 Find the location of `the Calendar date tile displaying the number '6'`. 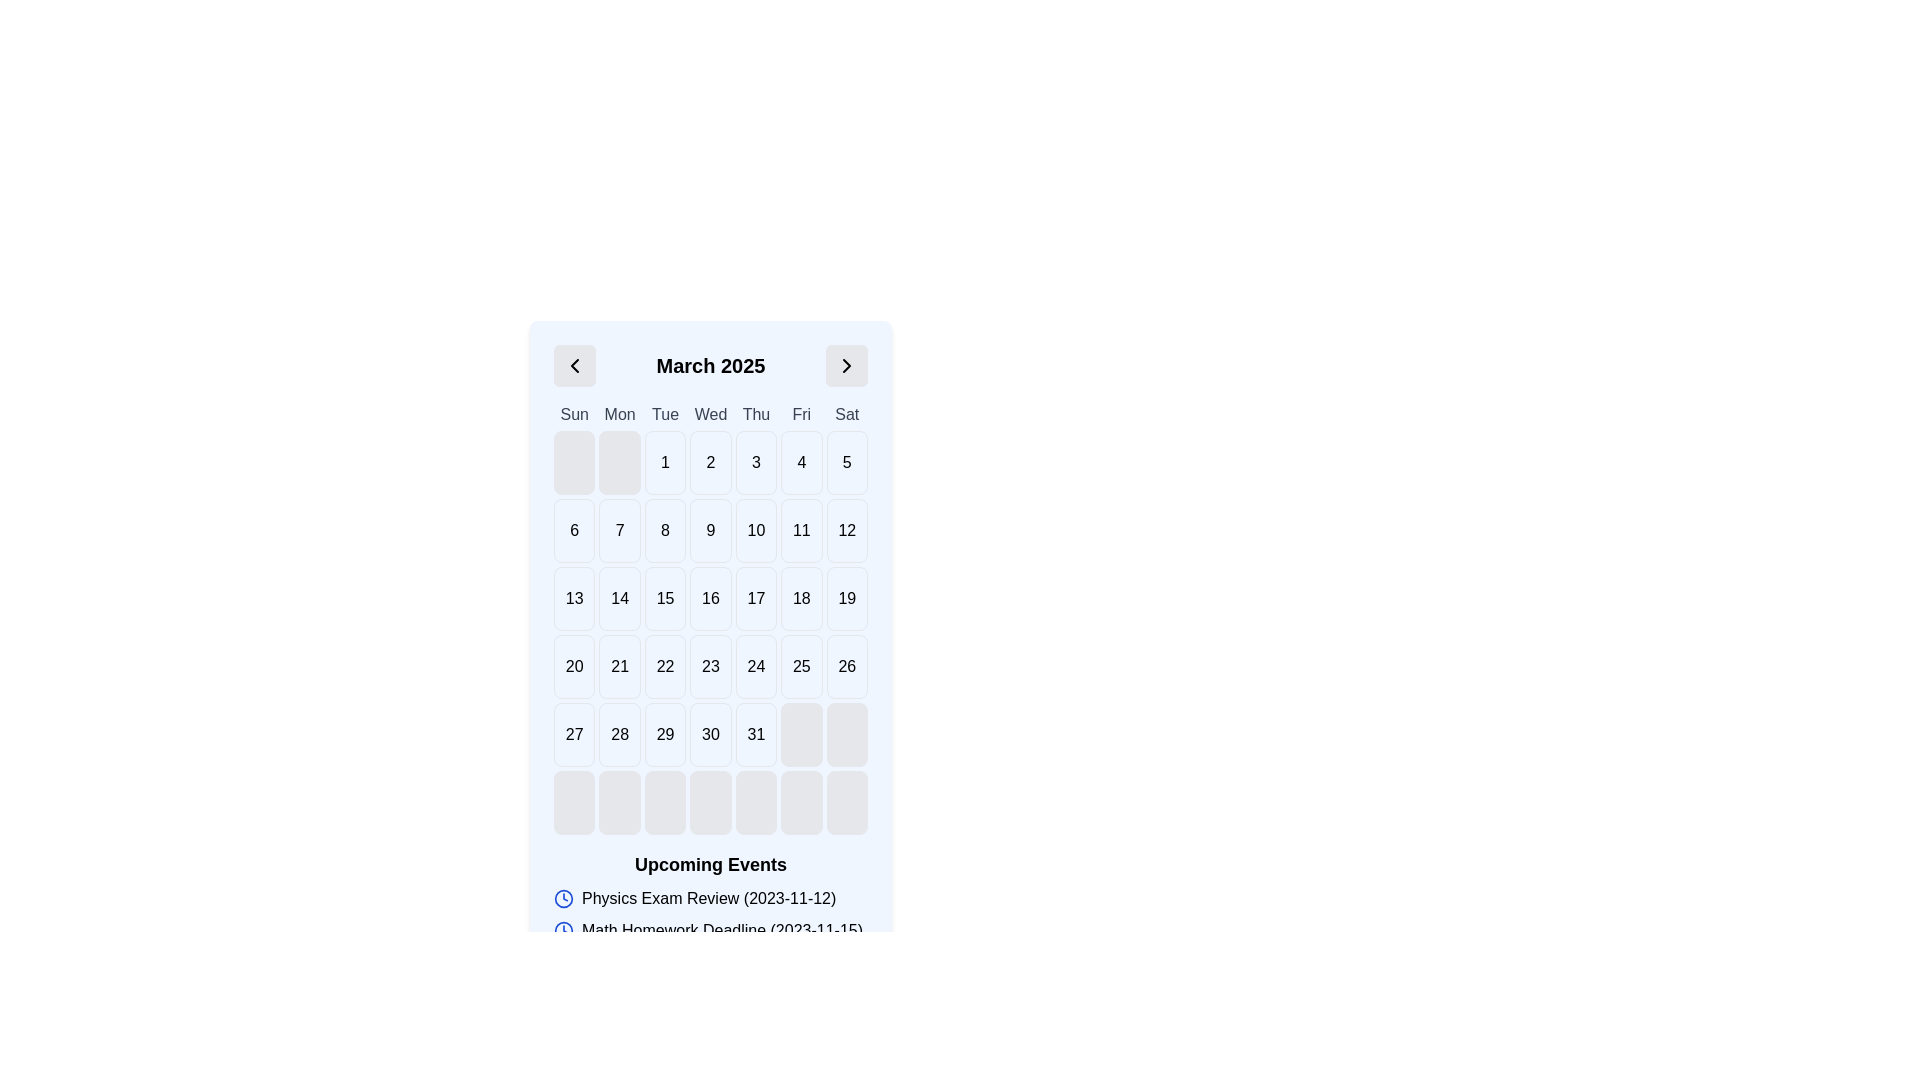

the Calendar date tile displaying the number '6' is located at coordinates (573, 530).